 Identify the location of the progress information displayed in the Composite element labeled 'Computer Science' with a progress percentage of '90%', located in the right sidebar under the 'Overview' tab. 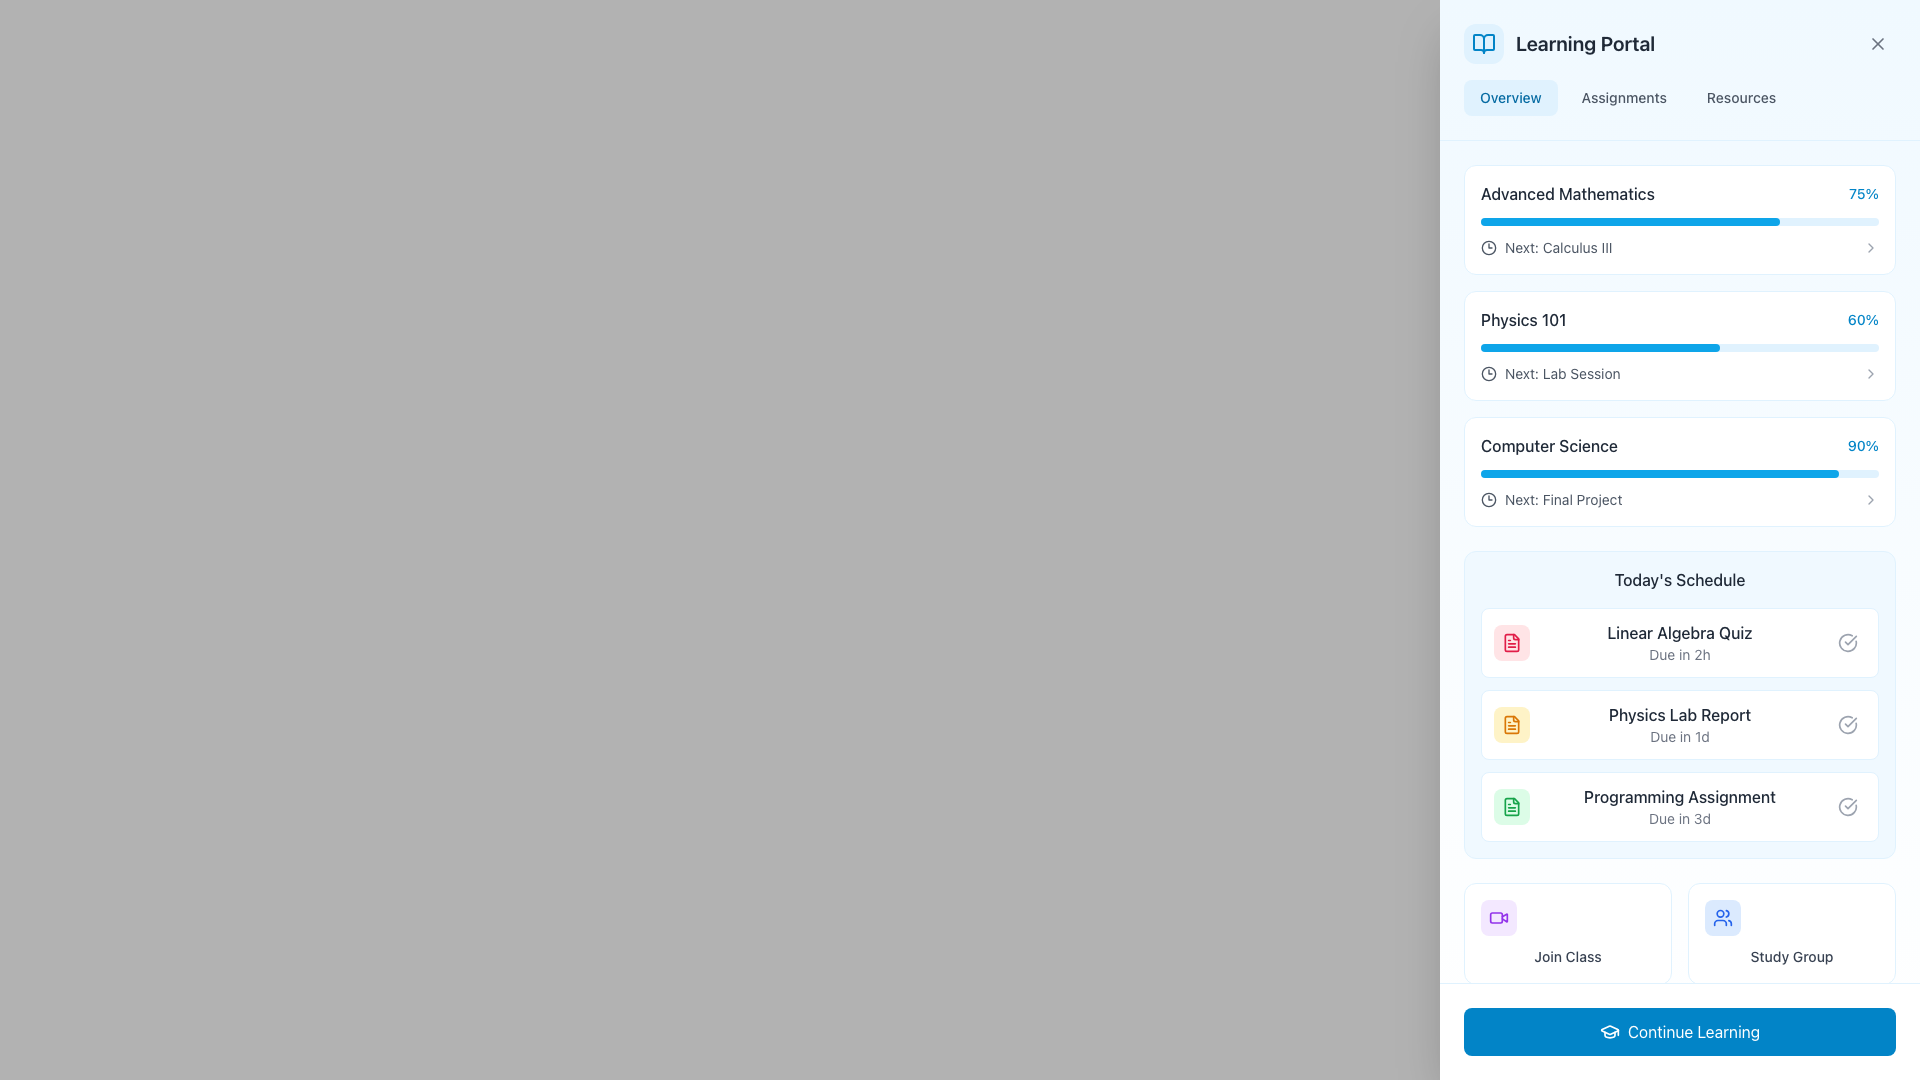
(1680, 445).